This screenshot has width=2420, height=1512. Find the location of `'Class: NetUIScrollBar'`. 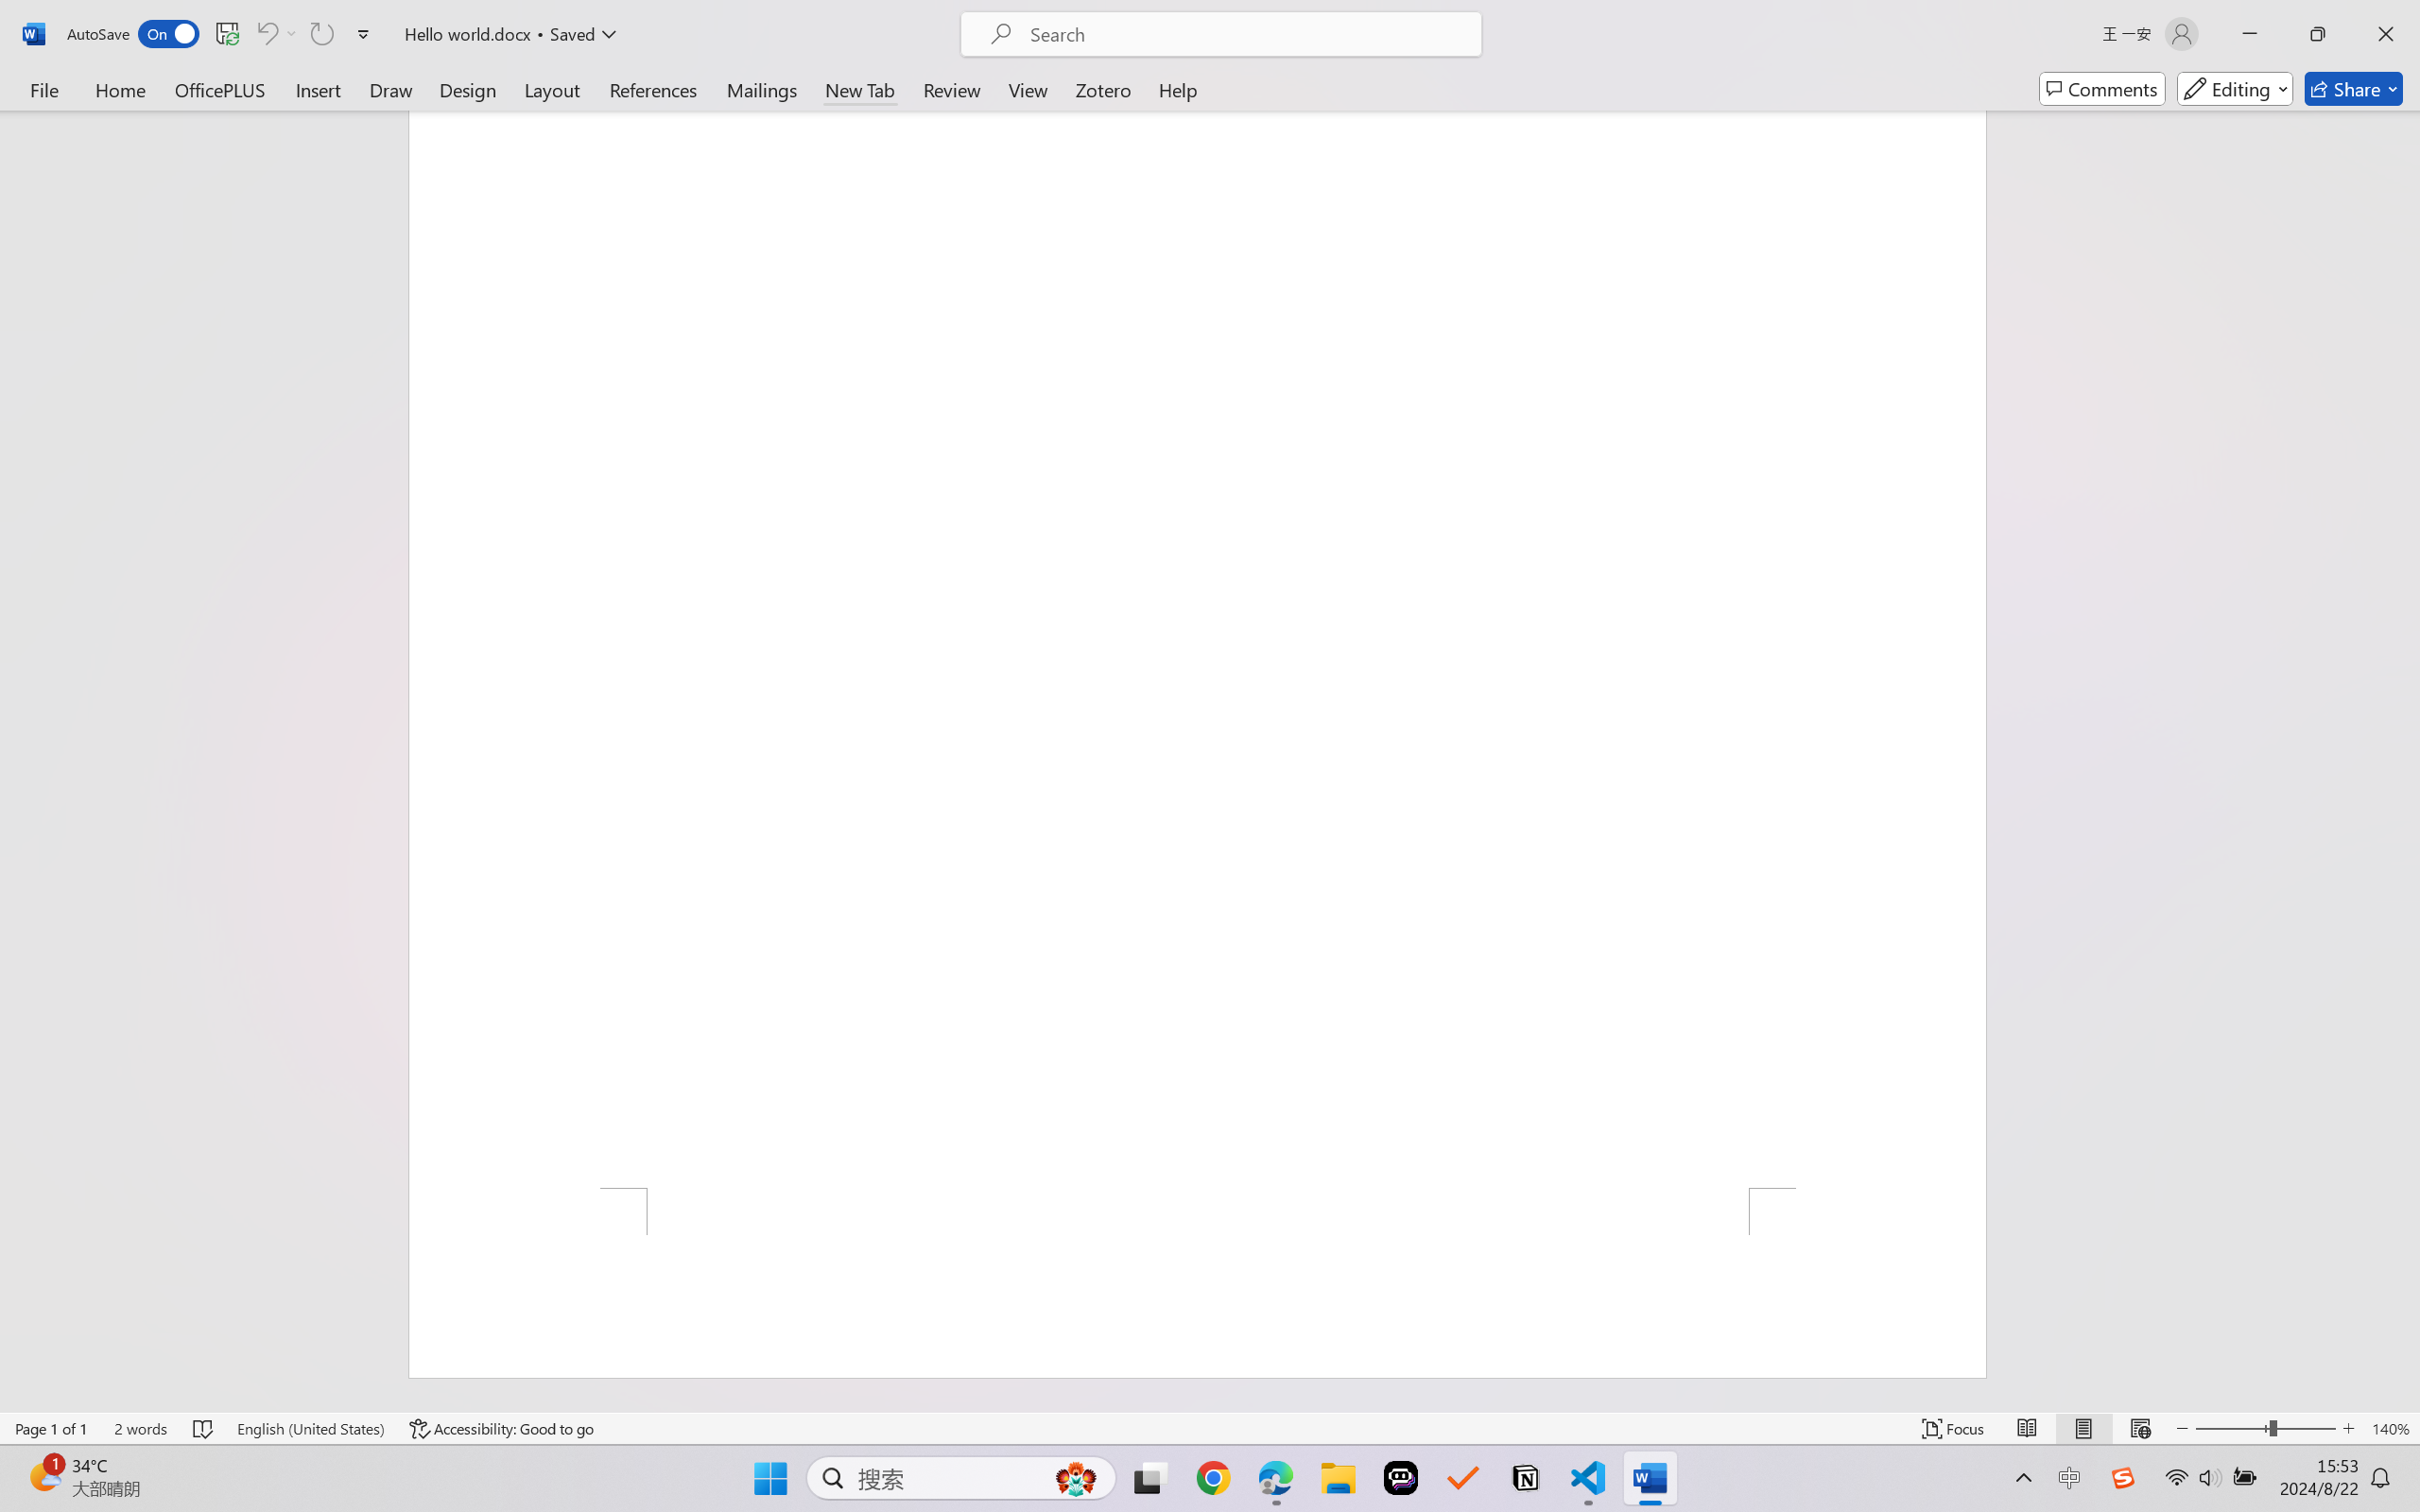

'Class: NetUIScrollBar' is located at coordinates (2407, 760).